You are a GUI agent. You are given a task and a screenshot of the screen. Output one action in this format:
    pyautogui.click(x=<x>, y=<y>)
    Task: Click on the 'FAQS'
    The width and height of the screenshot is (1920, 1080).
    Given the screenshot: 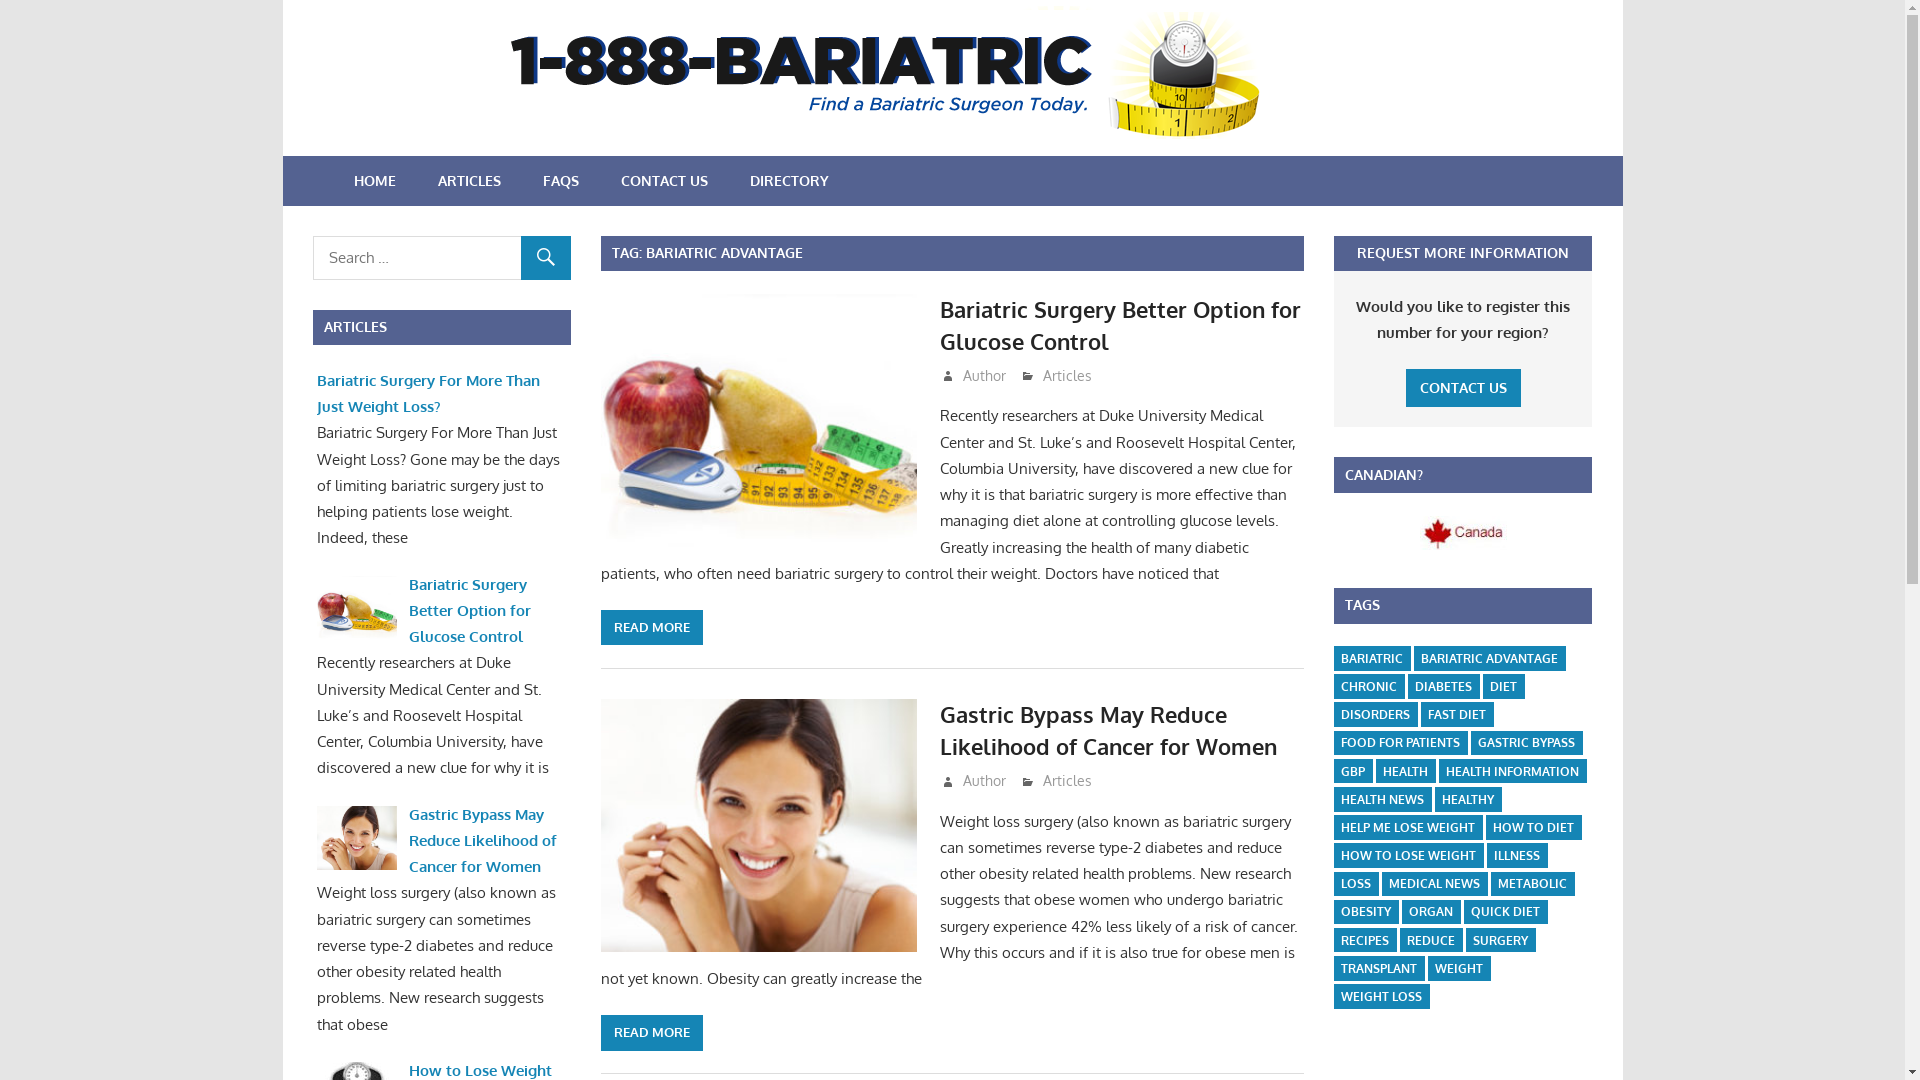 What is the action you would take?
    pyautogui.click(x=560, y=181)
    